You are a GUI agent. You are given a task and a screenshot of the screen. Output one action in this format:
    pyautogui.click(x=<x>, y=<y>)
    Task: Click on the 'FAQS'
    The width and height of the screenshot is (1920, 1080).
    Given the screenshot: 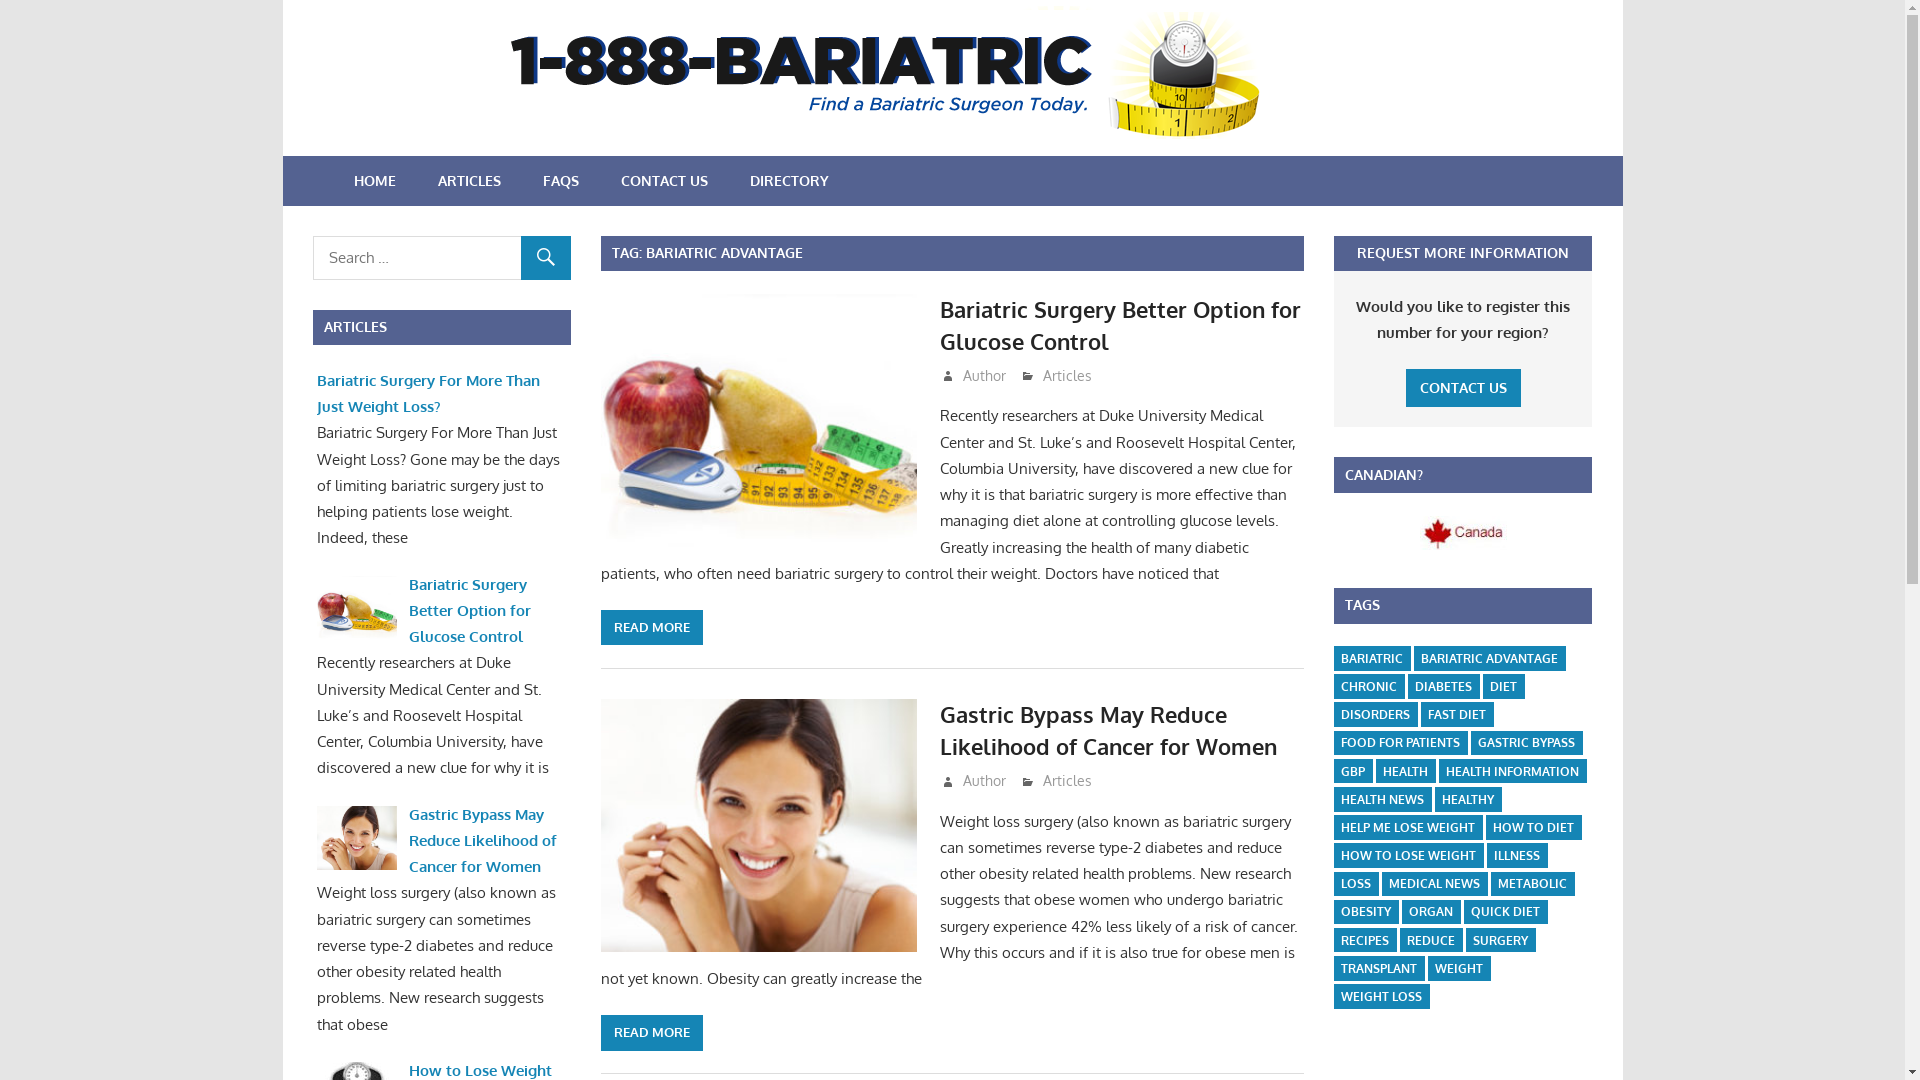 What is the action you would take?
    pyautogui.click(x=560, y=181)
    